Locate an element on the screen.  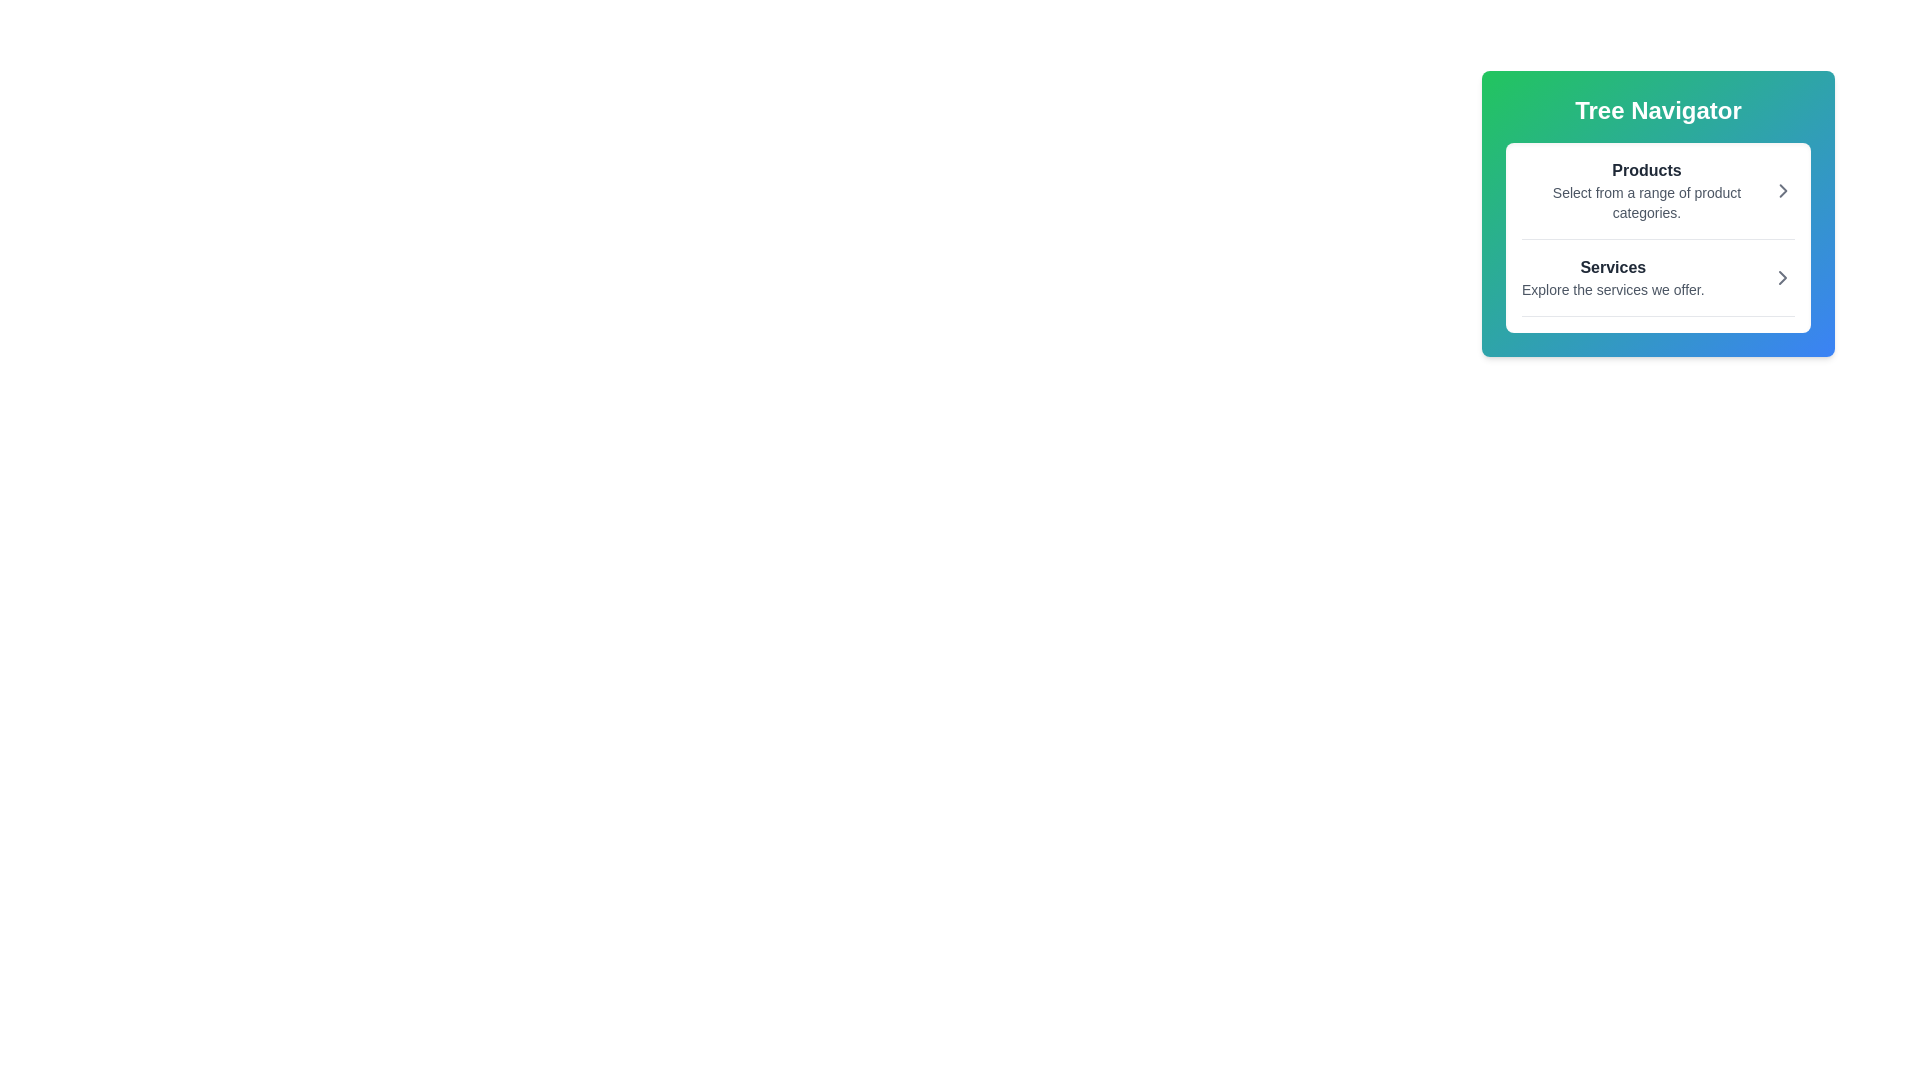
the static text header indicating the services section, located under the 'Products' section in the 'Tree Navigator' interface is located at coordinates (1613, 266).